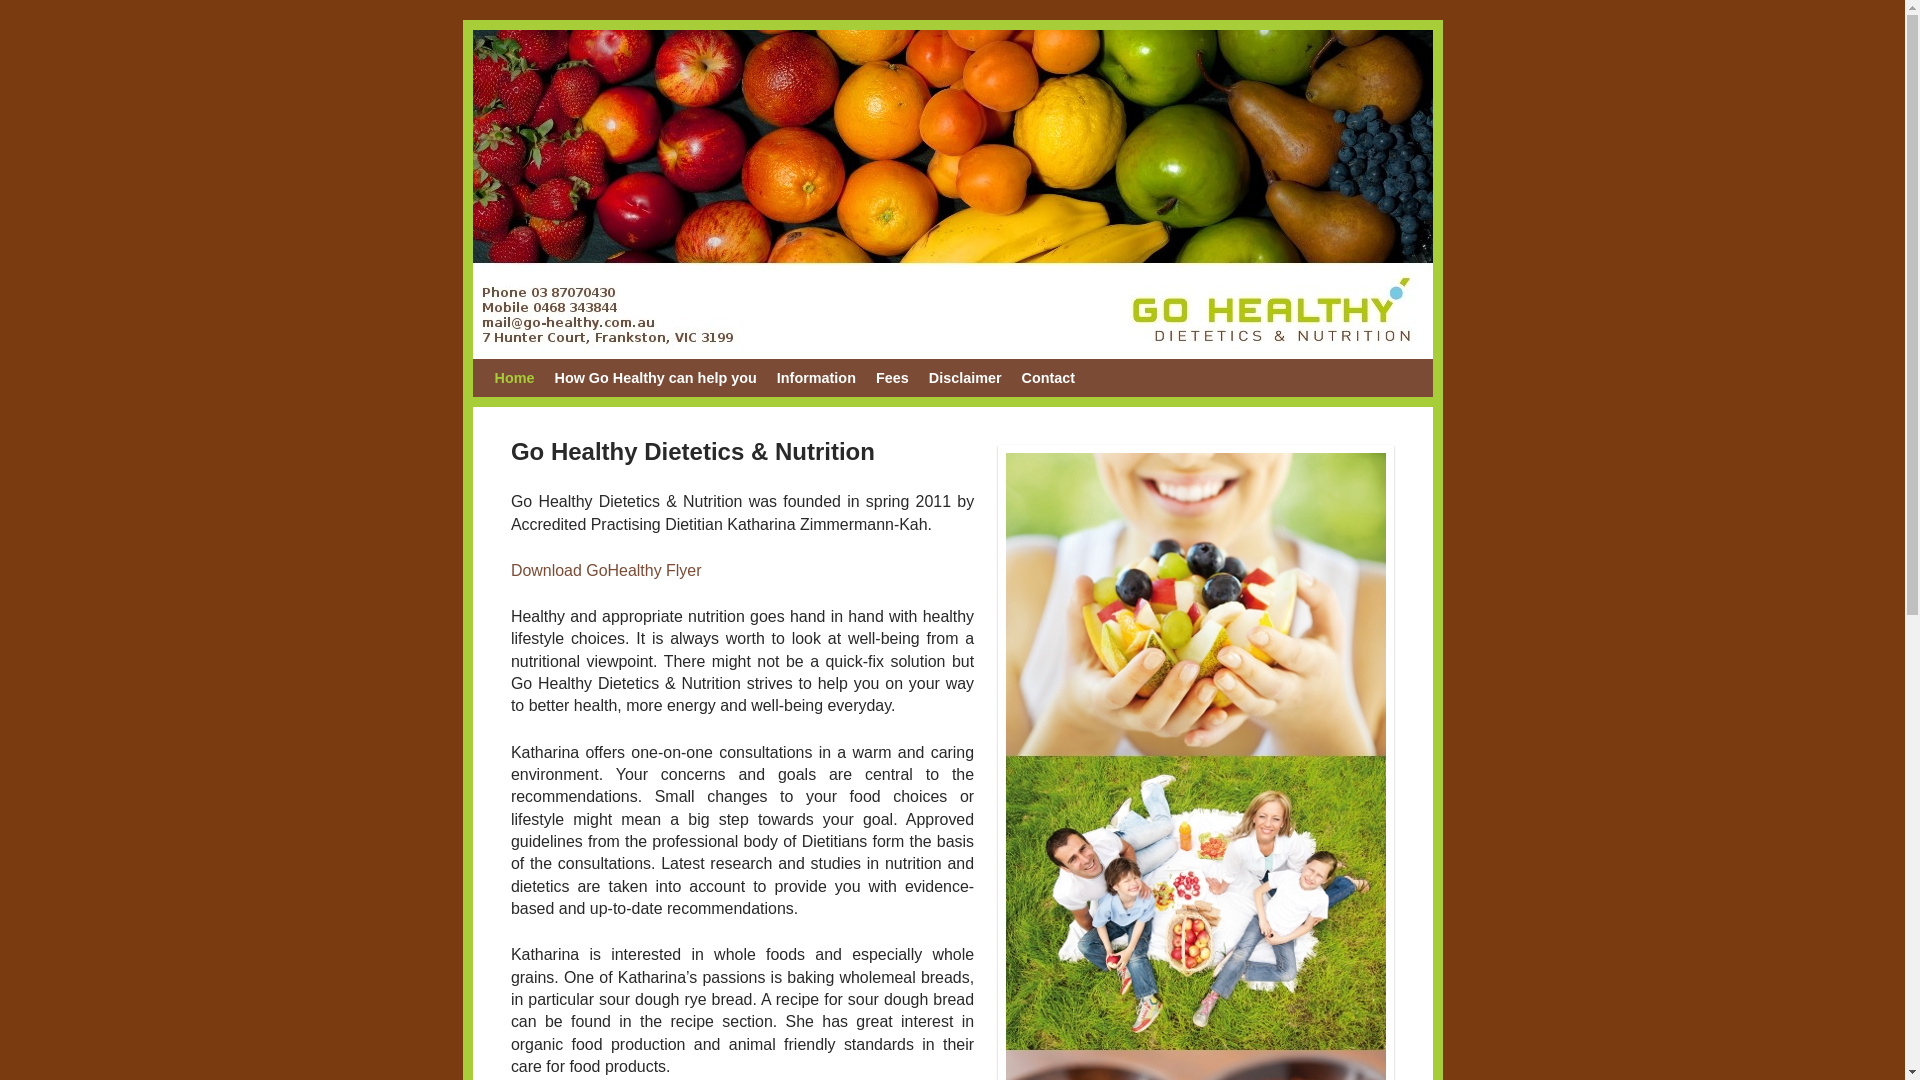 This screenshot has width=1920, height=1080. Describe the element at coordinates (965, 378) in the screenshot. I see `'Disclaimer'` at that location.